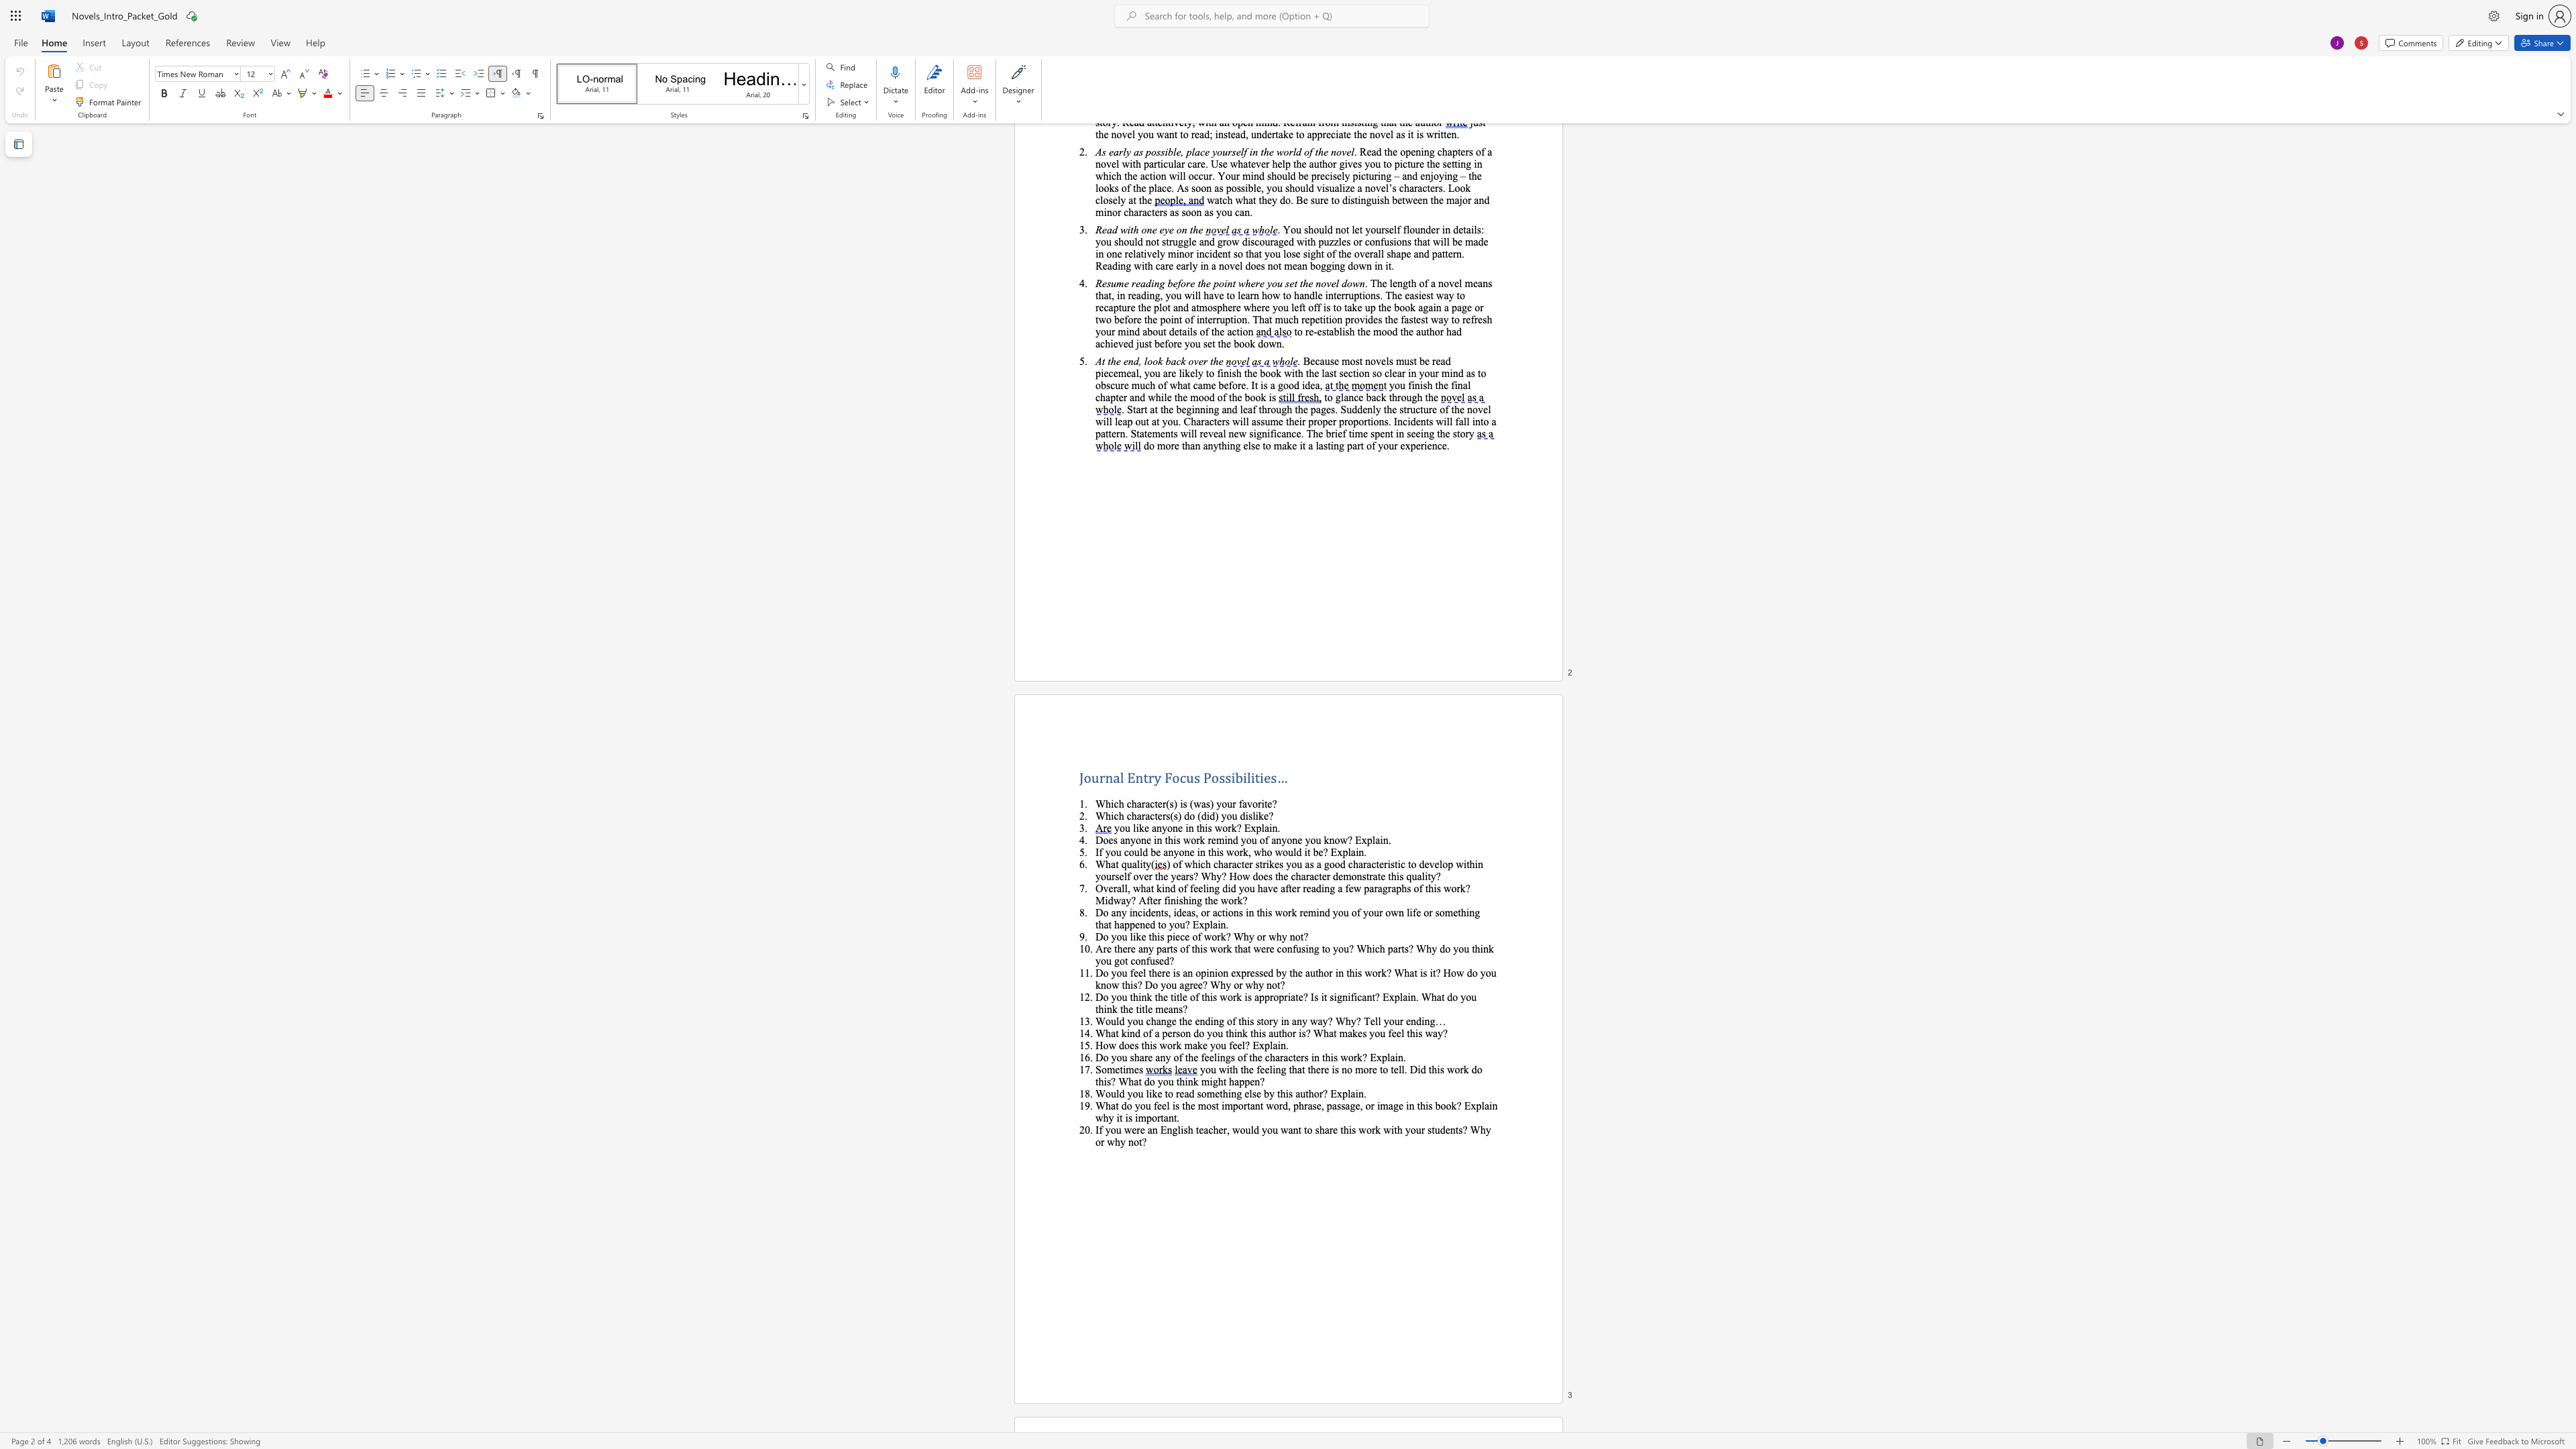  What do you see at coordinates (1275, 1069) in the screenshot?
I see `the subset text "ng that there is no more to tell. Did this work do this? Wh" within the text "you with the feeling that there is no more to tell. Did this work do this? What do you think might happen?"` at bounding box center [1275, 1069].